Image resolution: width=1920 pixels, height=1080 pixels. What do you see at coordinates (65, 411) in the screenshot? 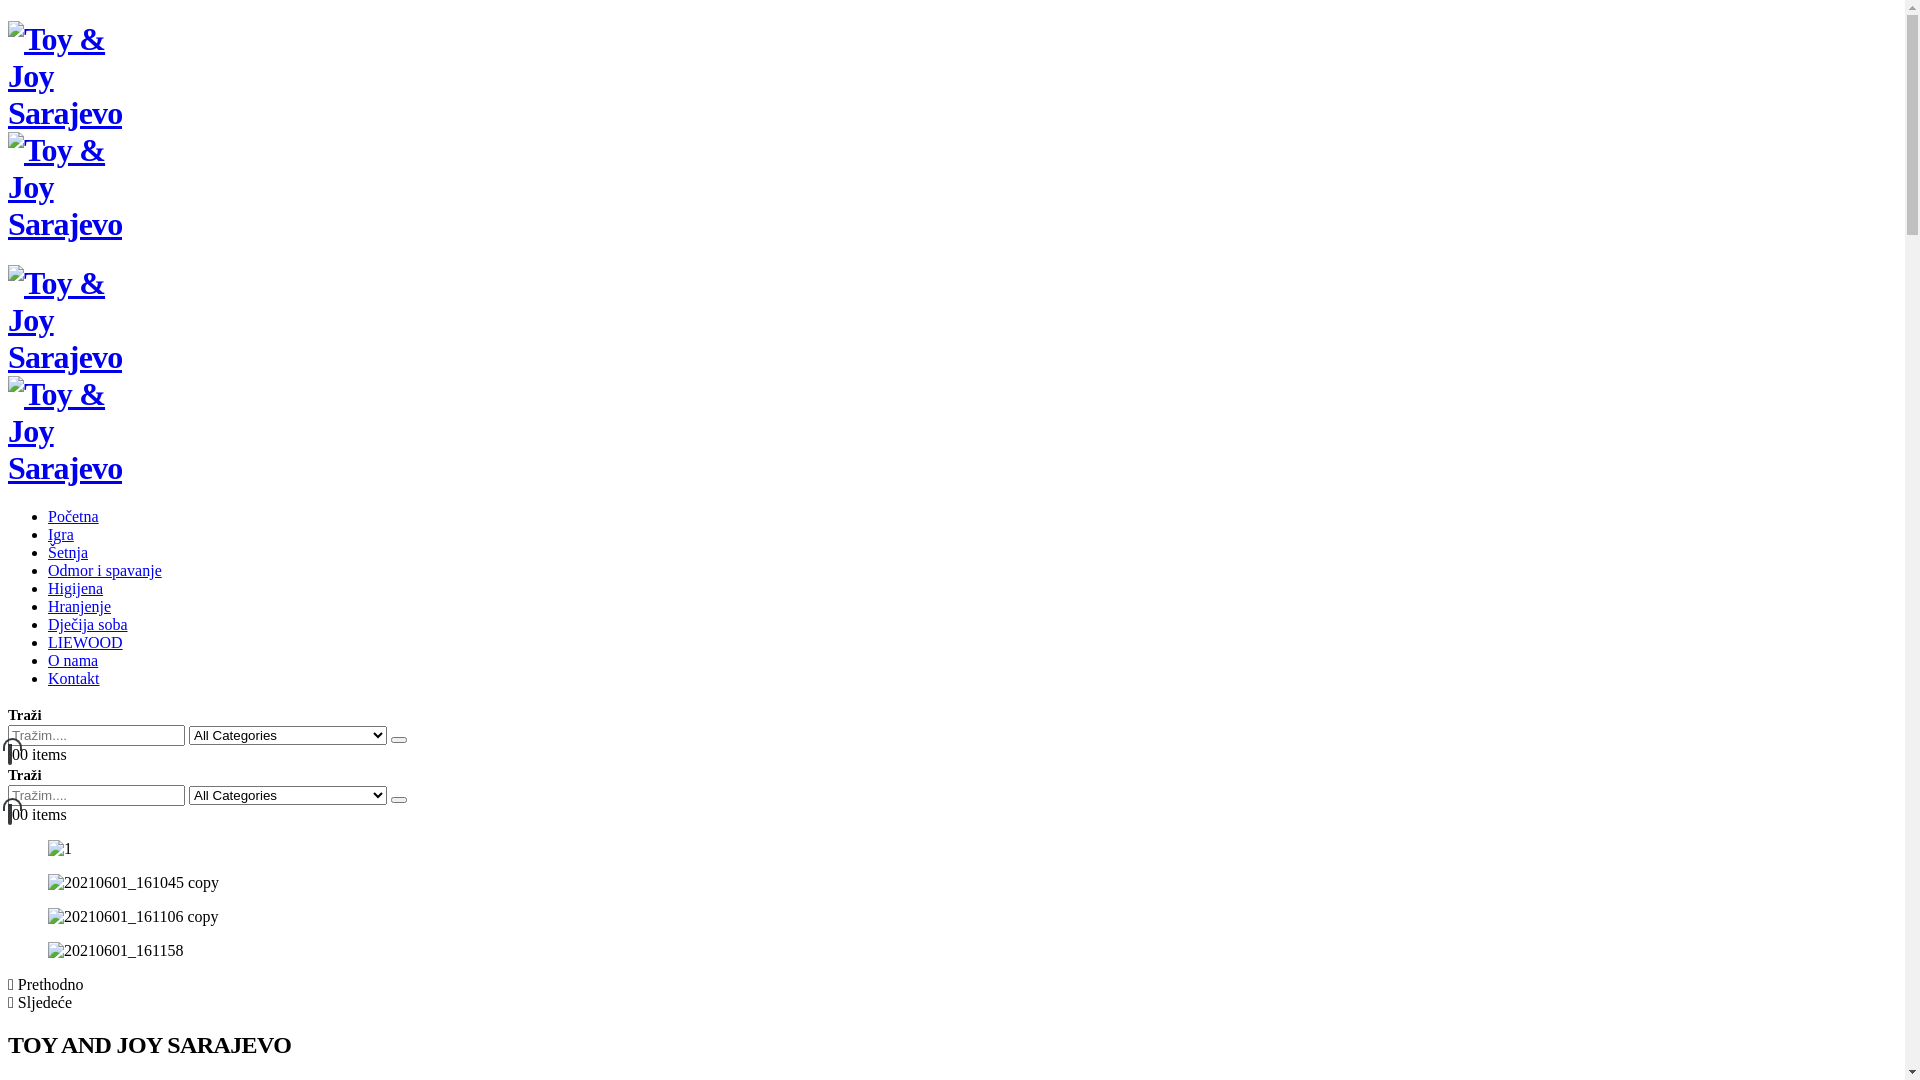
I see `'Toy & Joy Sarajevo - Baby concept store'` at bounding box center [65, 411].